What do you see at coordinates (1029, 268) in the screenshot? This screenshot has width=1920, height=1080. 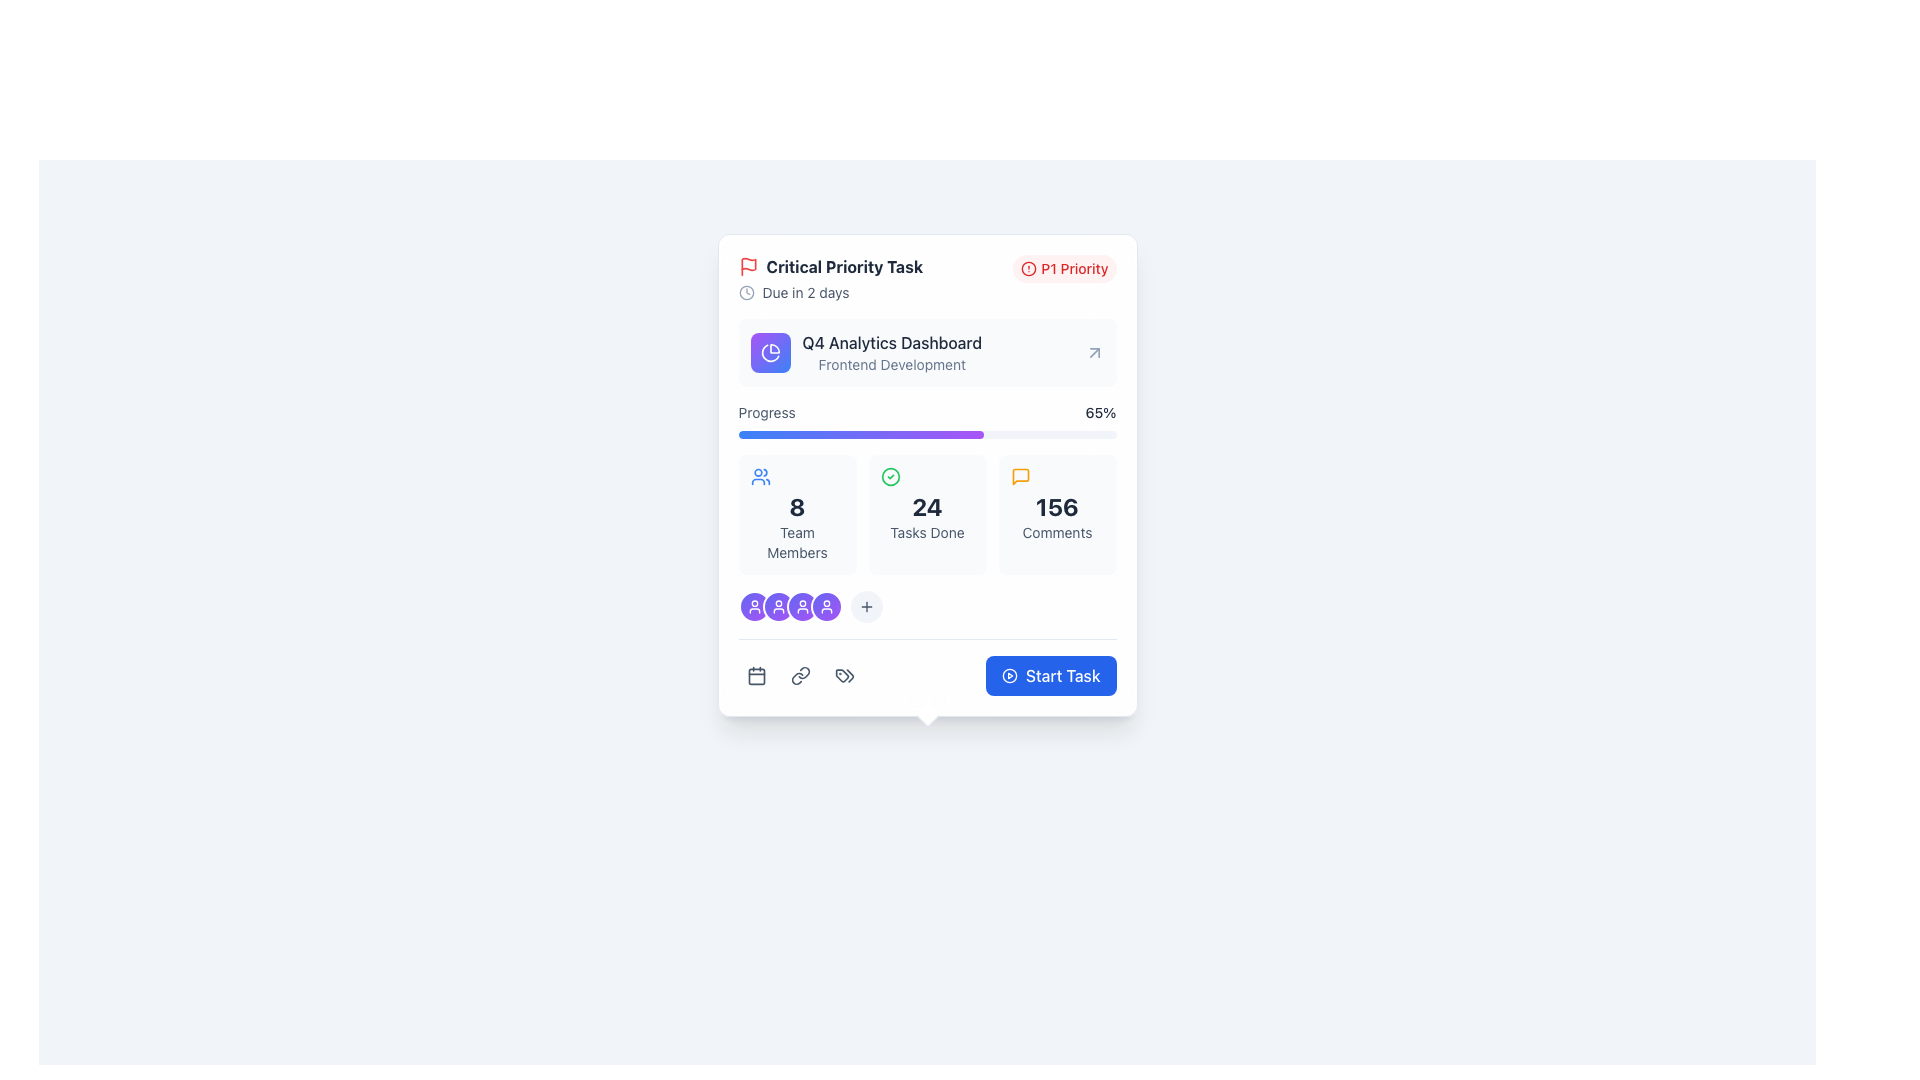 I see `the SVG Circle element that enhances the visual representation of the 'P1 Priority' label, emphasizing urgency` at bounding box center [1029, 268].